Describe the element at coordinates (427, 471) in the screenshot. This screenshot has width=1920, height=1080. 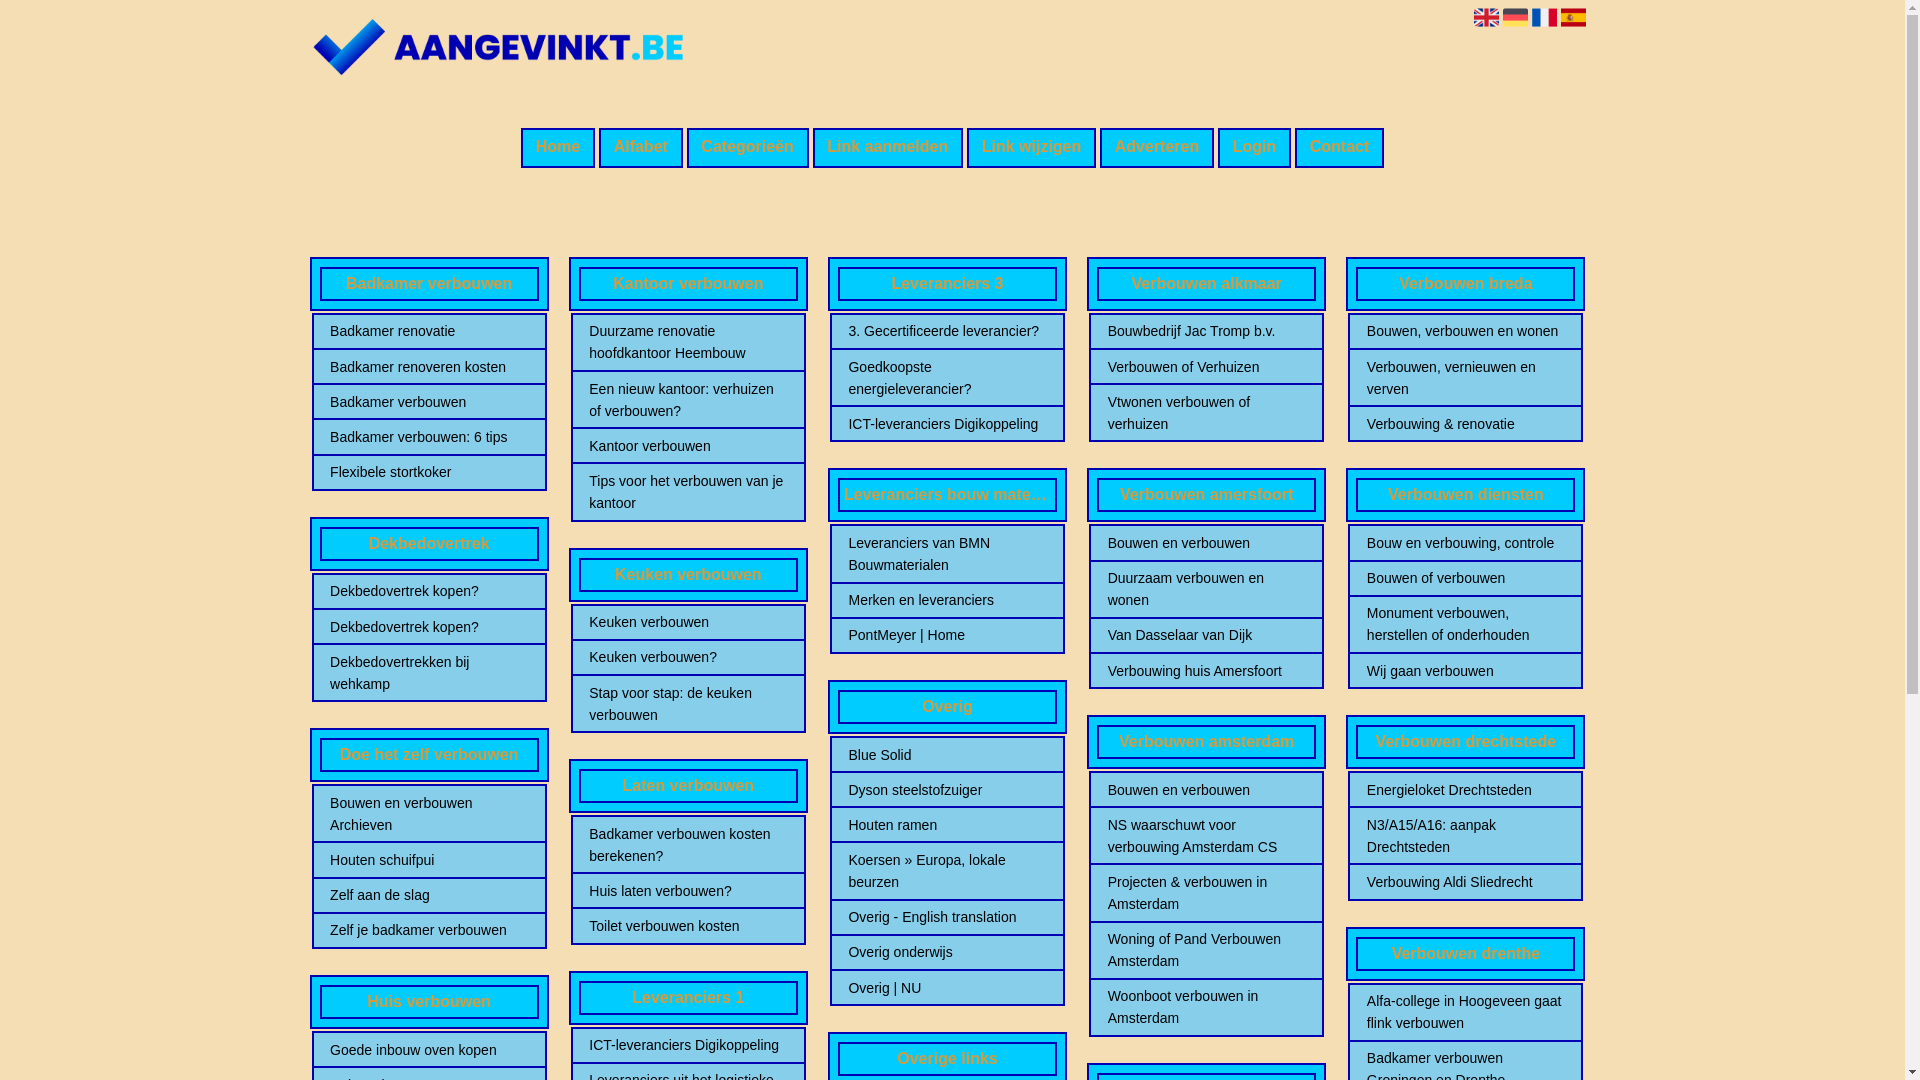
I see `'Flexibele stortkoker'` at that location.